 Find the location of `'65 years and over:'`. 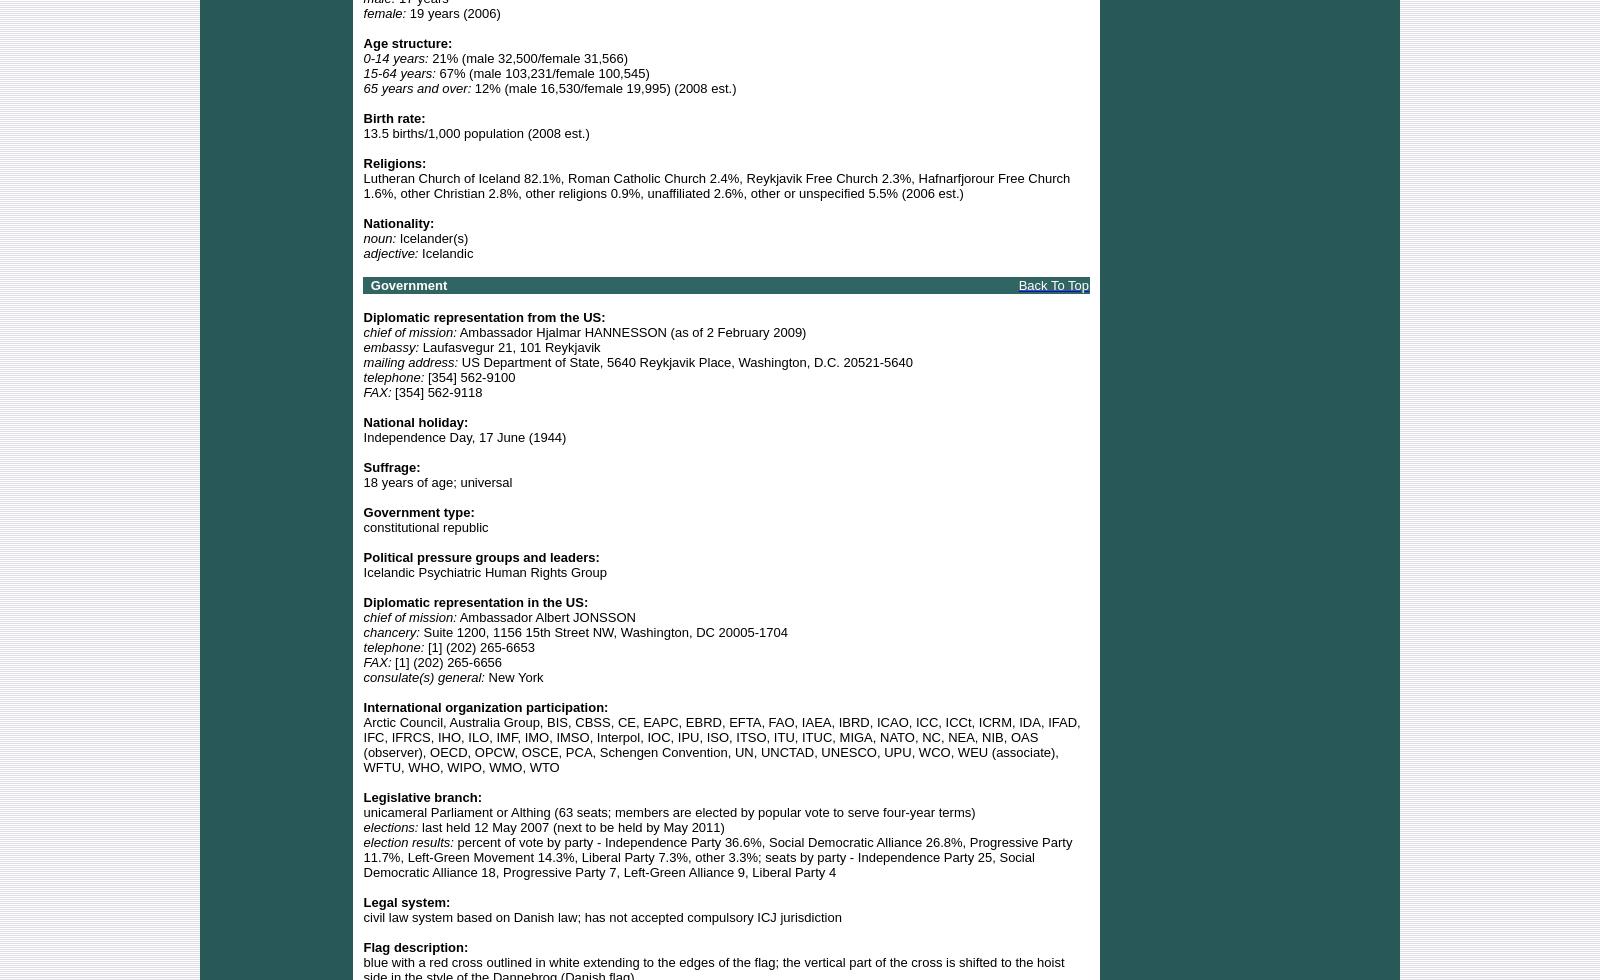

'65 years and over:' is located at coordinates (415, 87).